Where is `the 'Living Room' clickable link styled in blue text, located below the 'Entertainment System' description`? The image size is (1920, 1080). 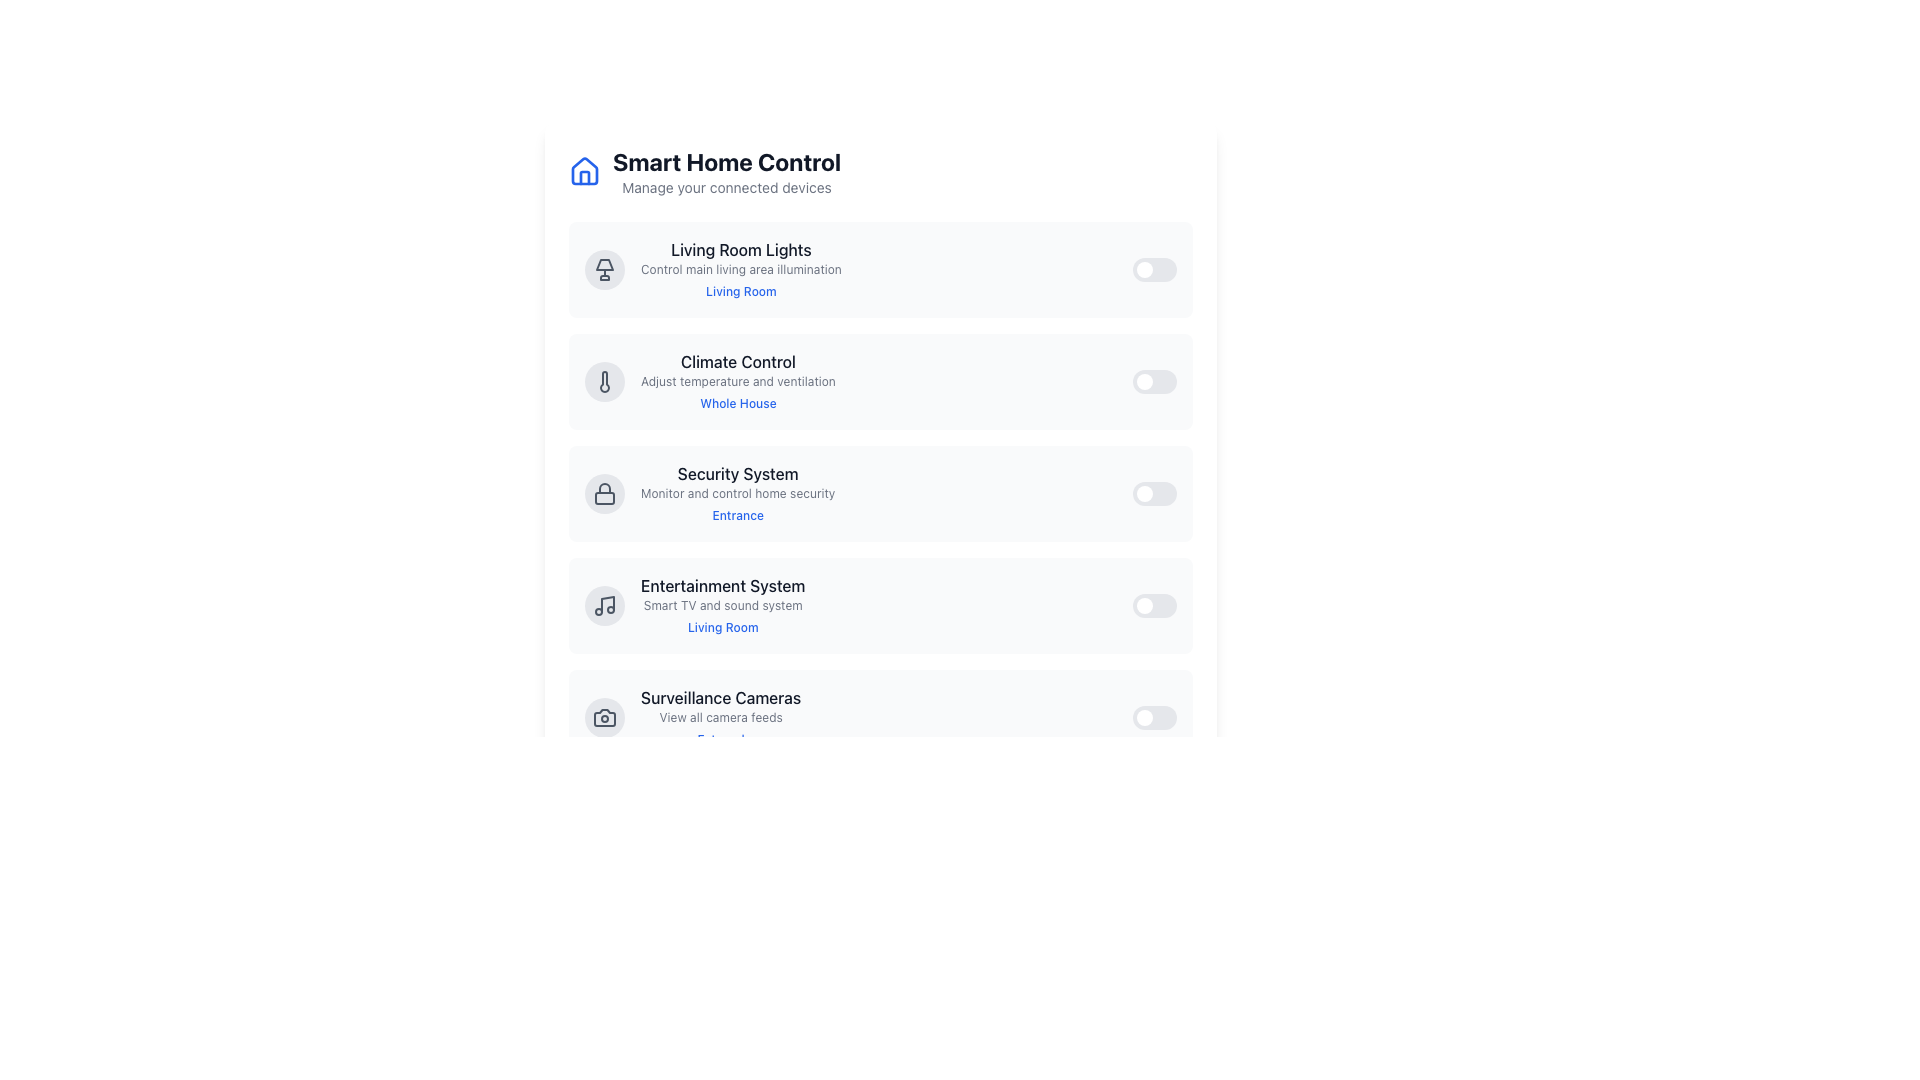
the 'Living Room' clickable link styled in blue text, located below the 'Entertainment System' description is located at coordinates (722, 626).